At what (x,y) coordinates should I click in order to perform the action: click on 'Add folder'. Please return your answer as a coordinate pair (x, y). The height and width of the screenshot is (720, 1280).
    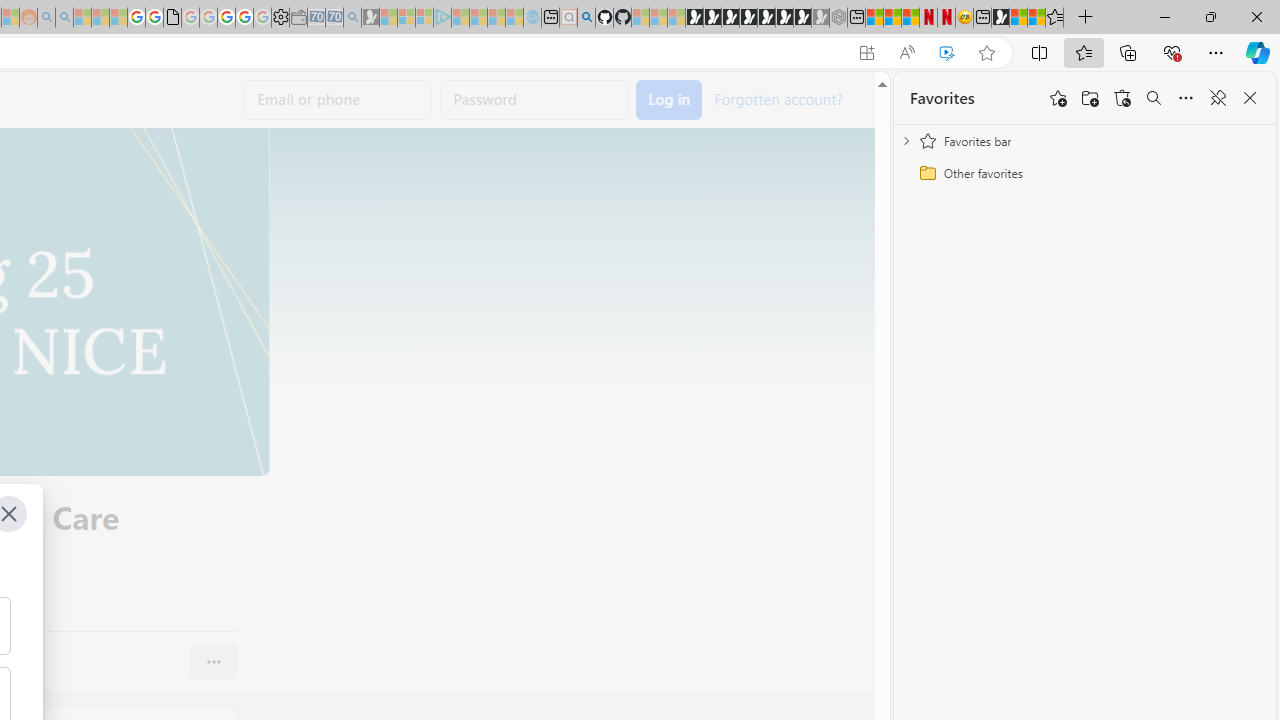
    Looking at the image, I should click on (1088, 98).